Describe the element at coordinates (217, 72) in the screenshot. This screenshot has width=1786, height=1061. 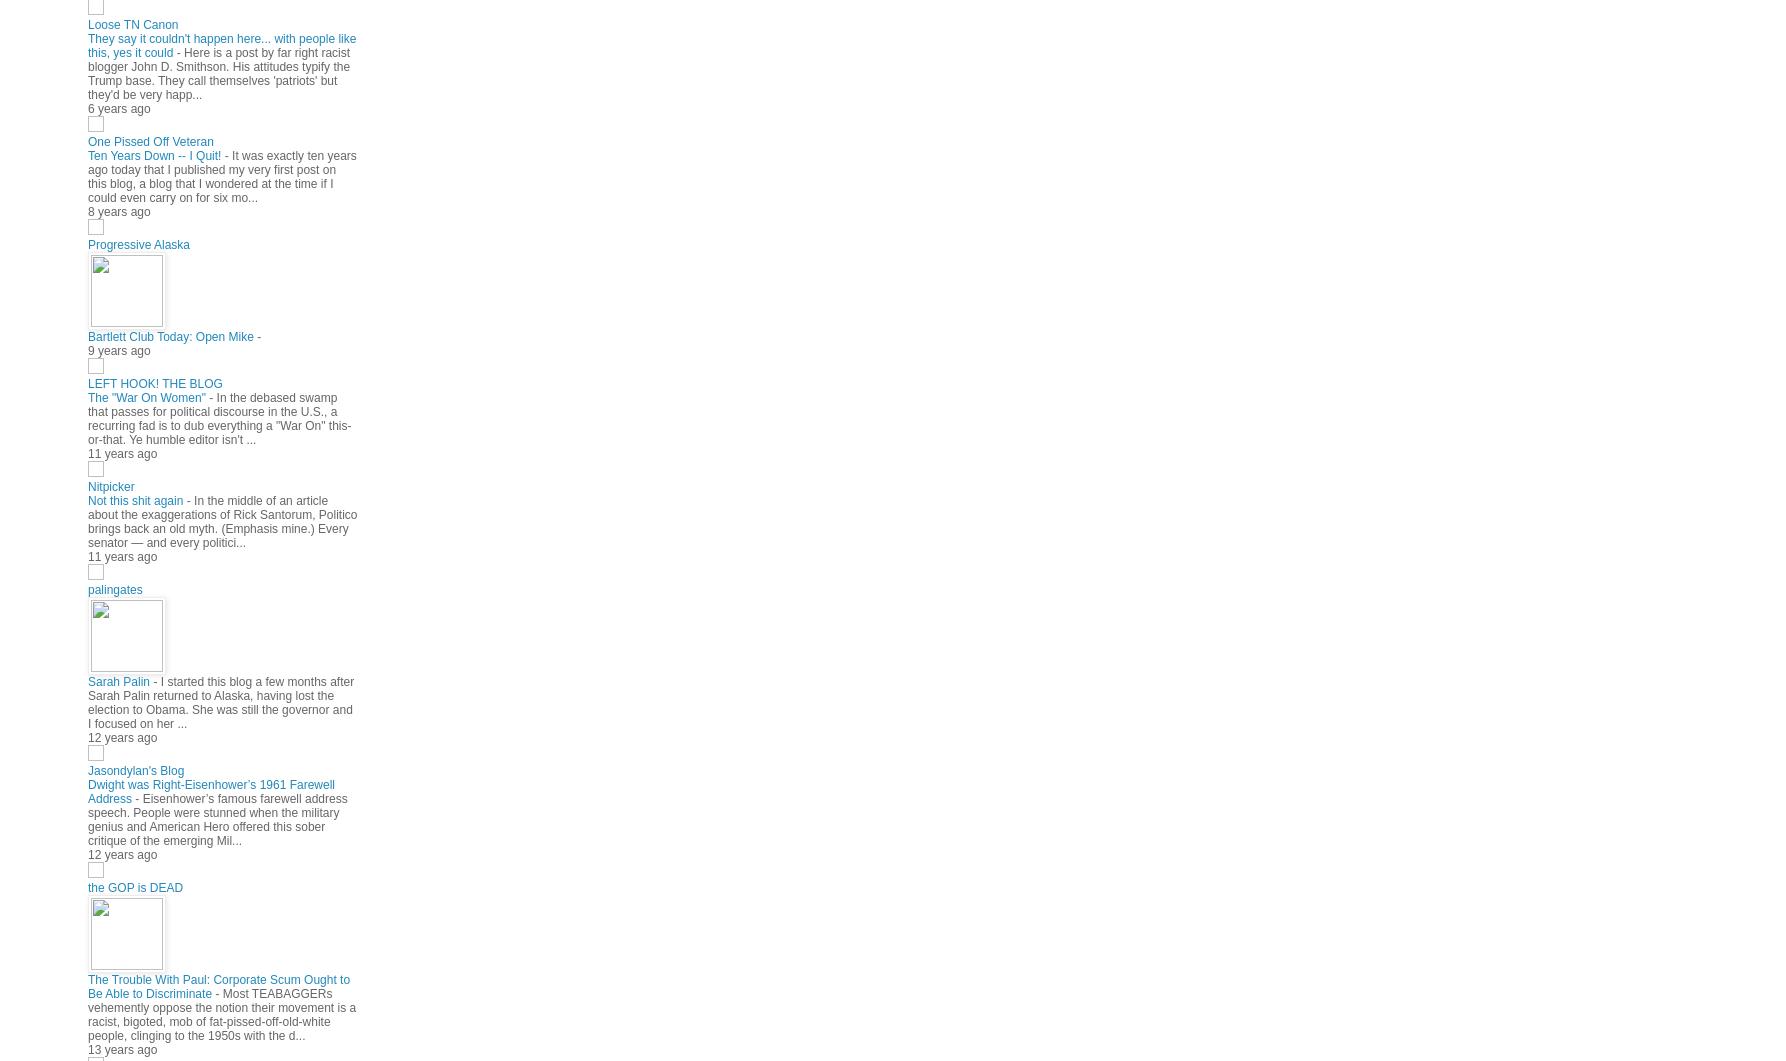
I see `'Here is a post by far right racist blogger John D. Smithson.  His attitudes 
typify the Trump base.  They call themselves 'patriots' but they'd be very 
happ...'` at that location.